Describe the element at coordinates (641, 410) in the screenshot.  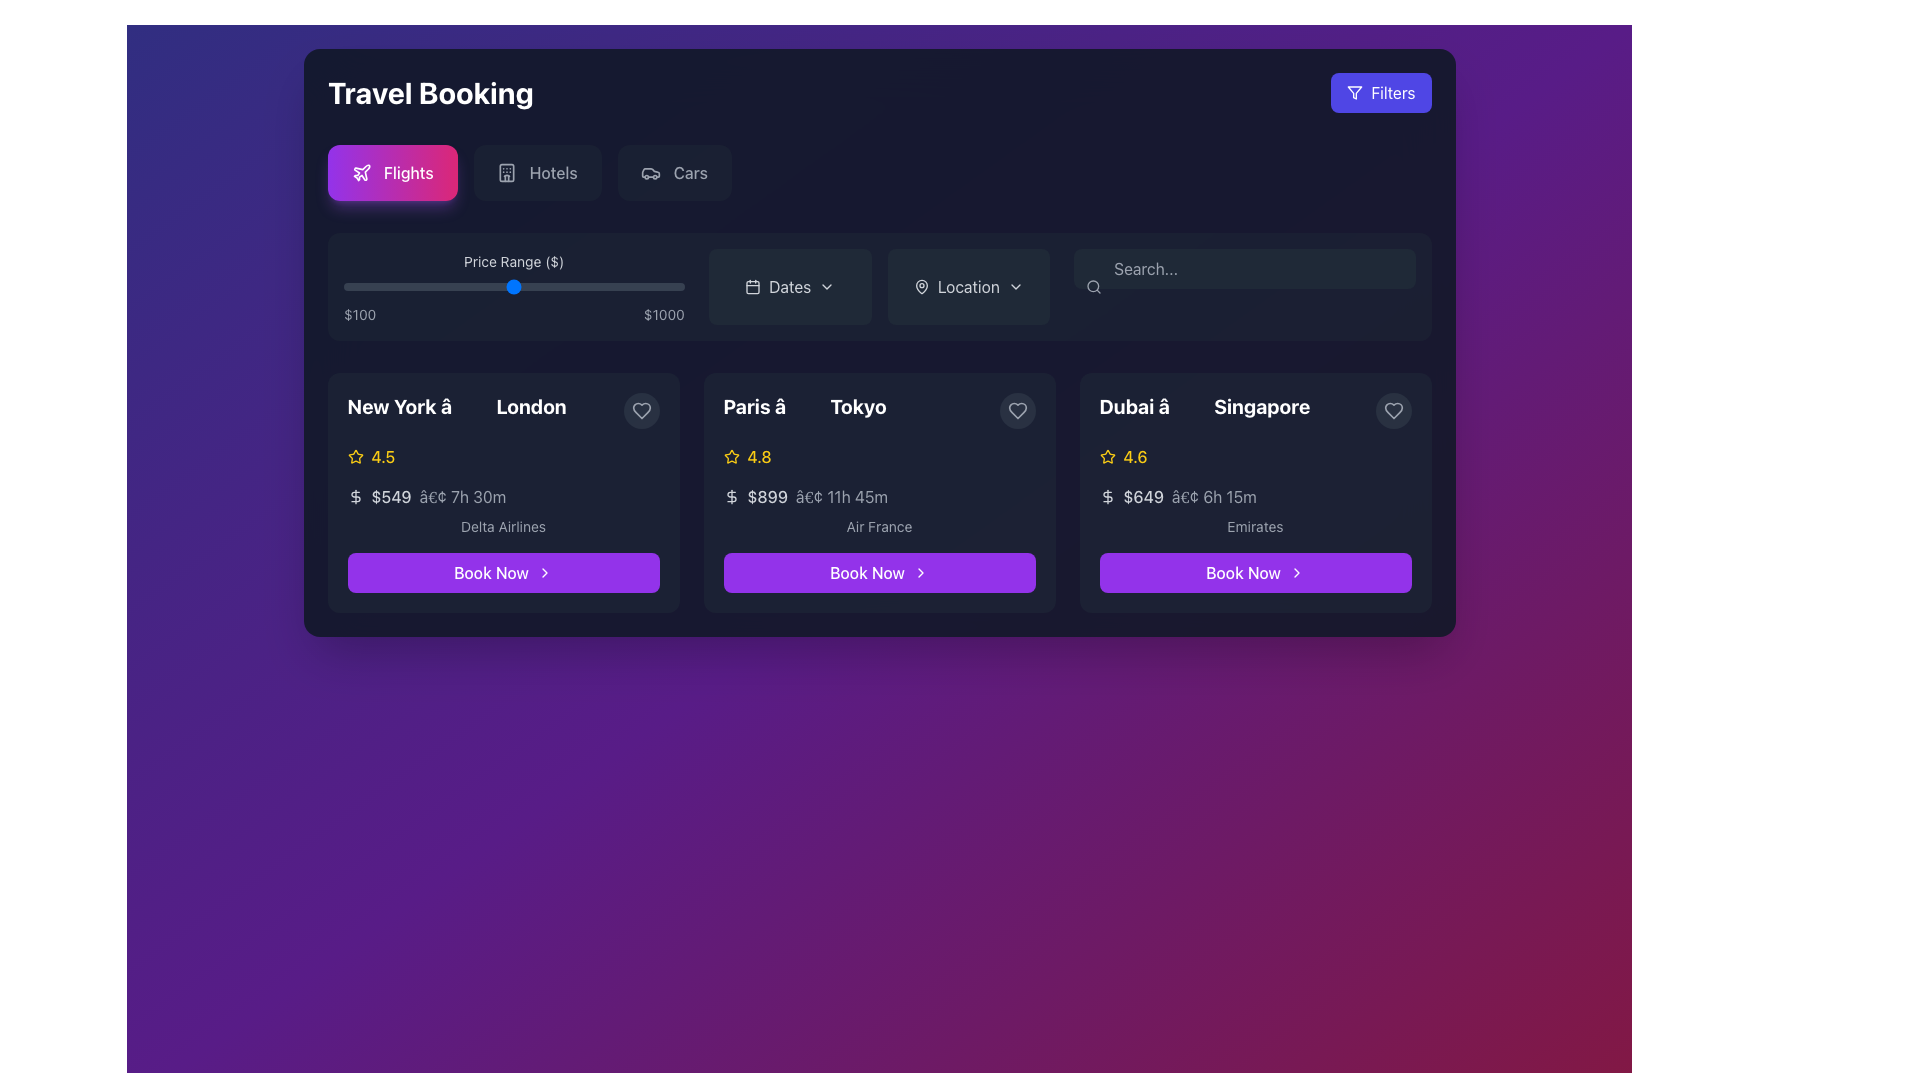
I see `the heart-shaped icon button in the second card (Paris → Tokyo) of the flight booking results to mark it as favorite` at that location.